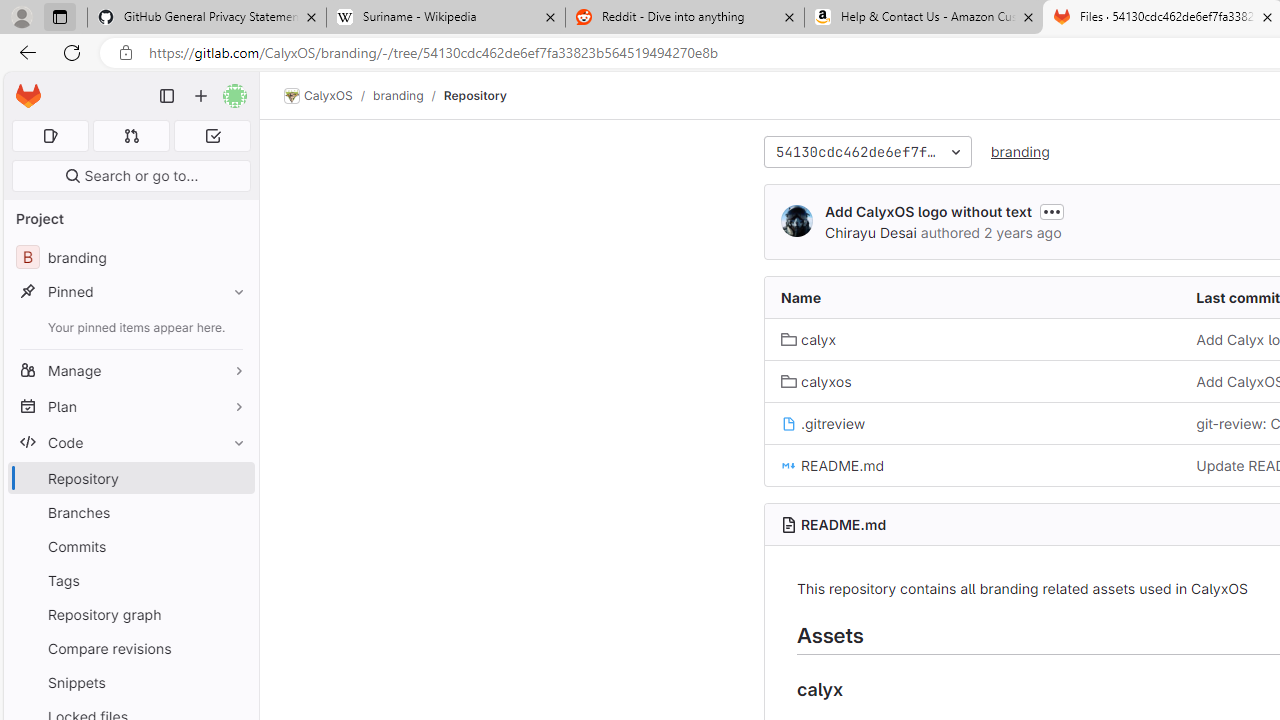 Image resolution: width=1280 pixels, height=720 pixels. What do you see at coordinates (234, 546) in the screenshot?
I see `'Pin Commits'` at bounding box center [234, 546].